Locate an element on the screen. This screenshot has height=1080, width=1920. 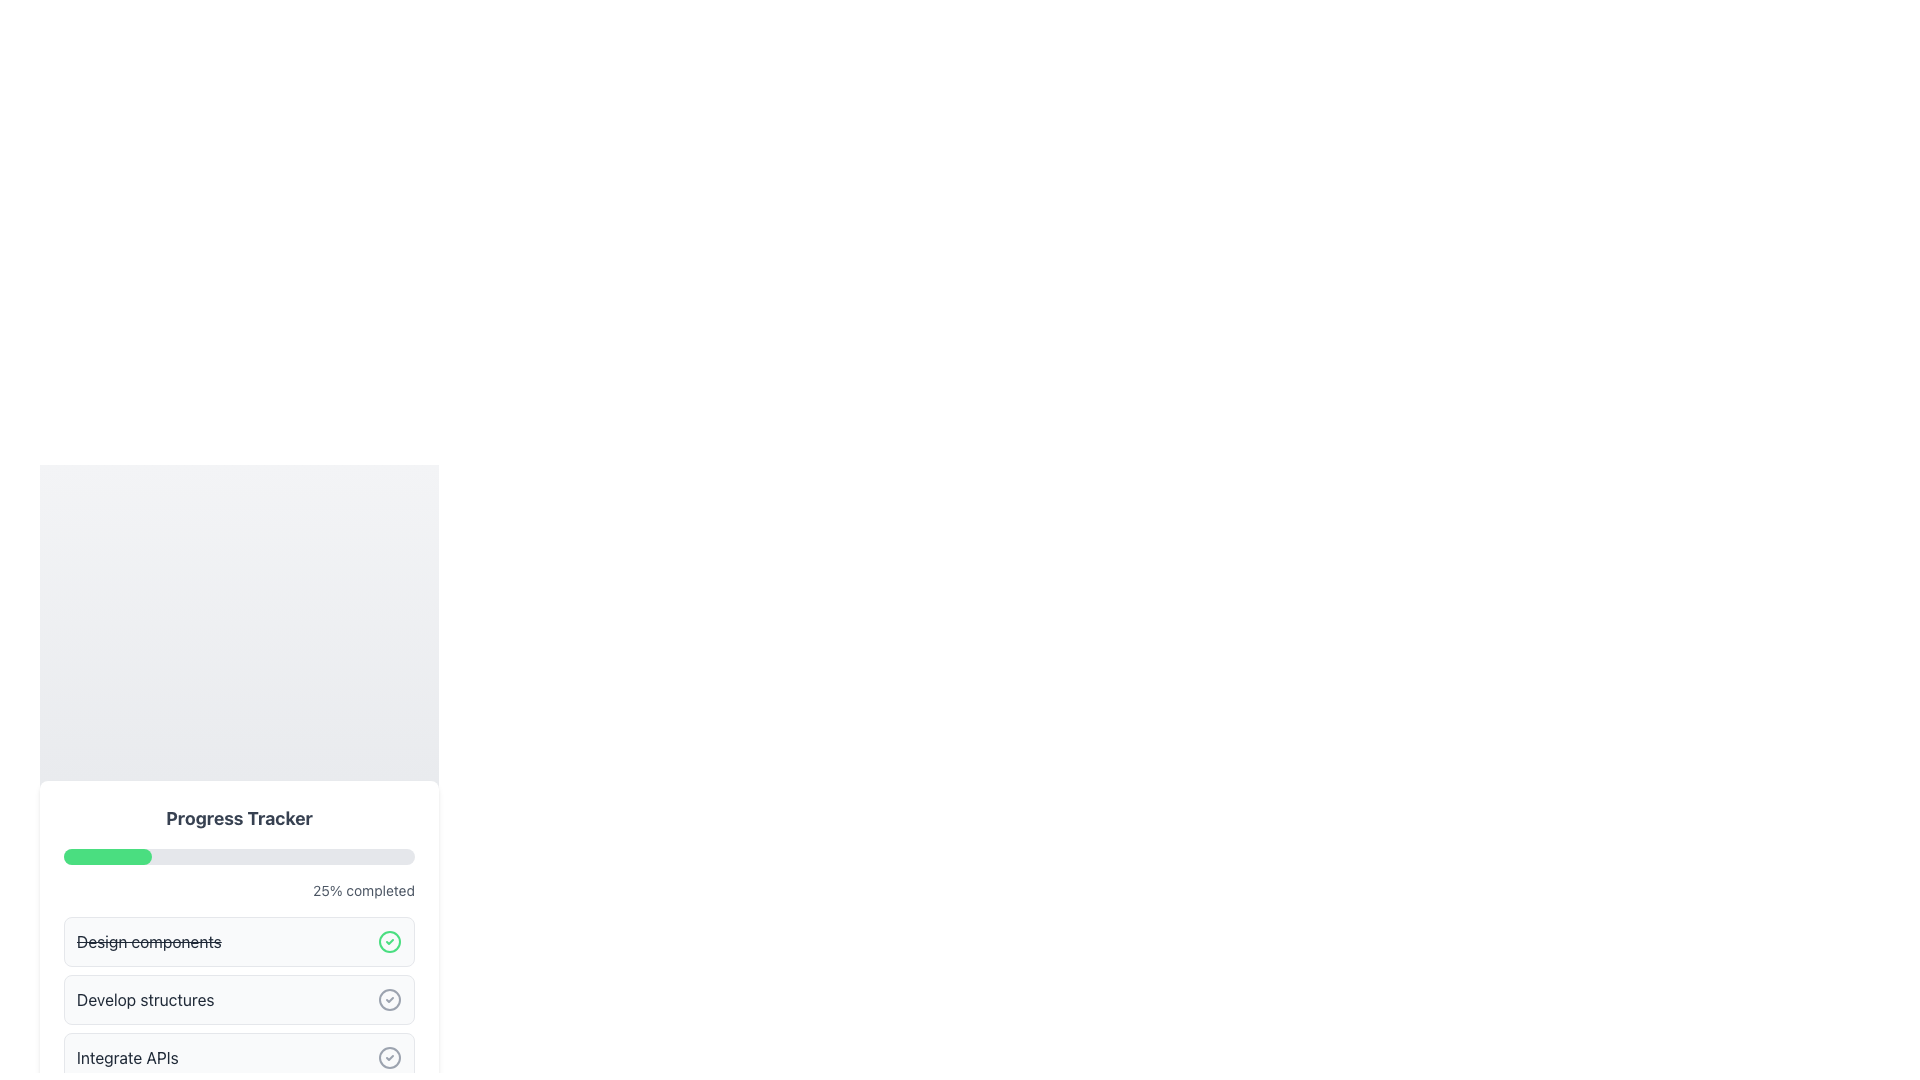
text label 'Integrate APIs' which is displayed in grayish-black font and is the third entry in a vertical sequence of a progress tracker interface is located at coordinates (126, 1056).